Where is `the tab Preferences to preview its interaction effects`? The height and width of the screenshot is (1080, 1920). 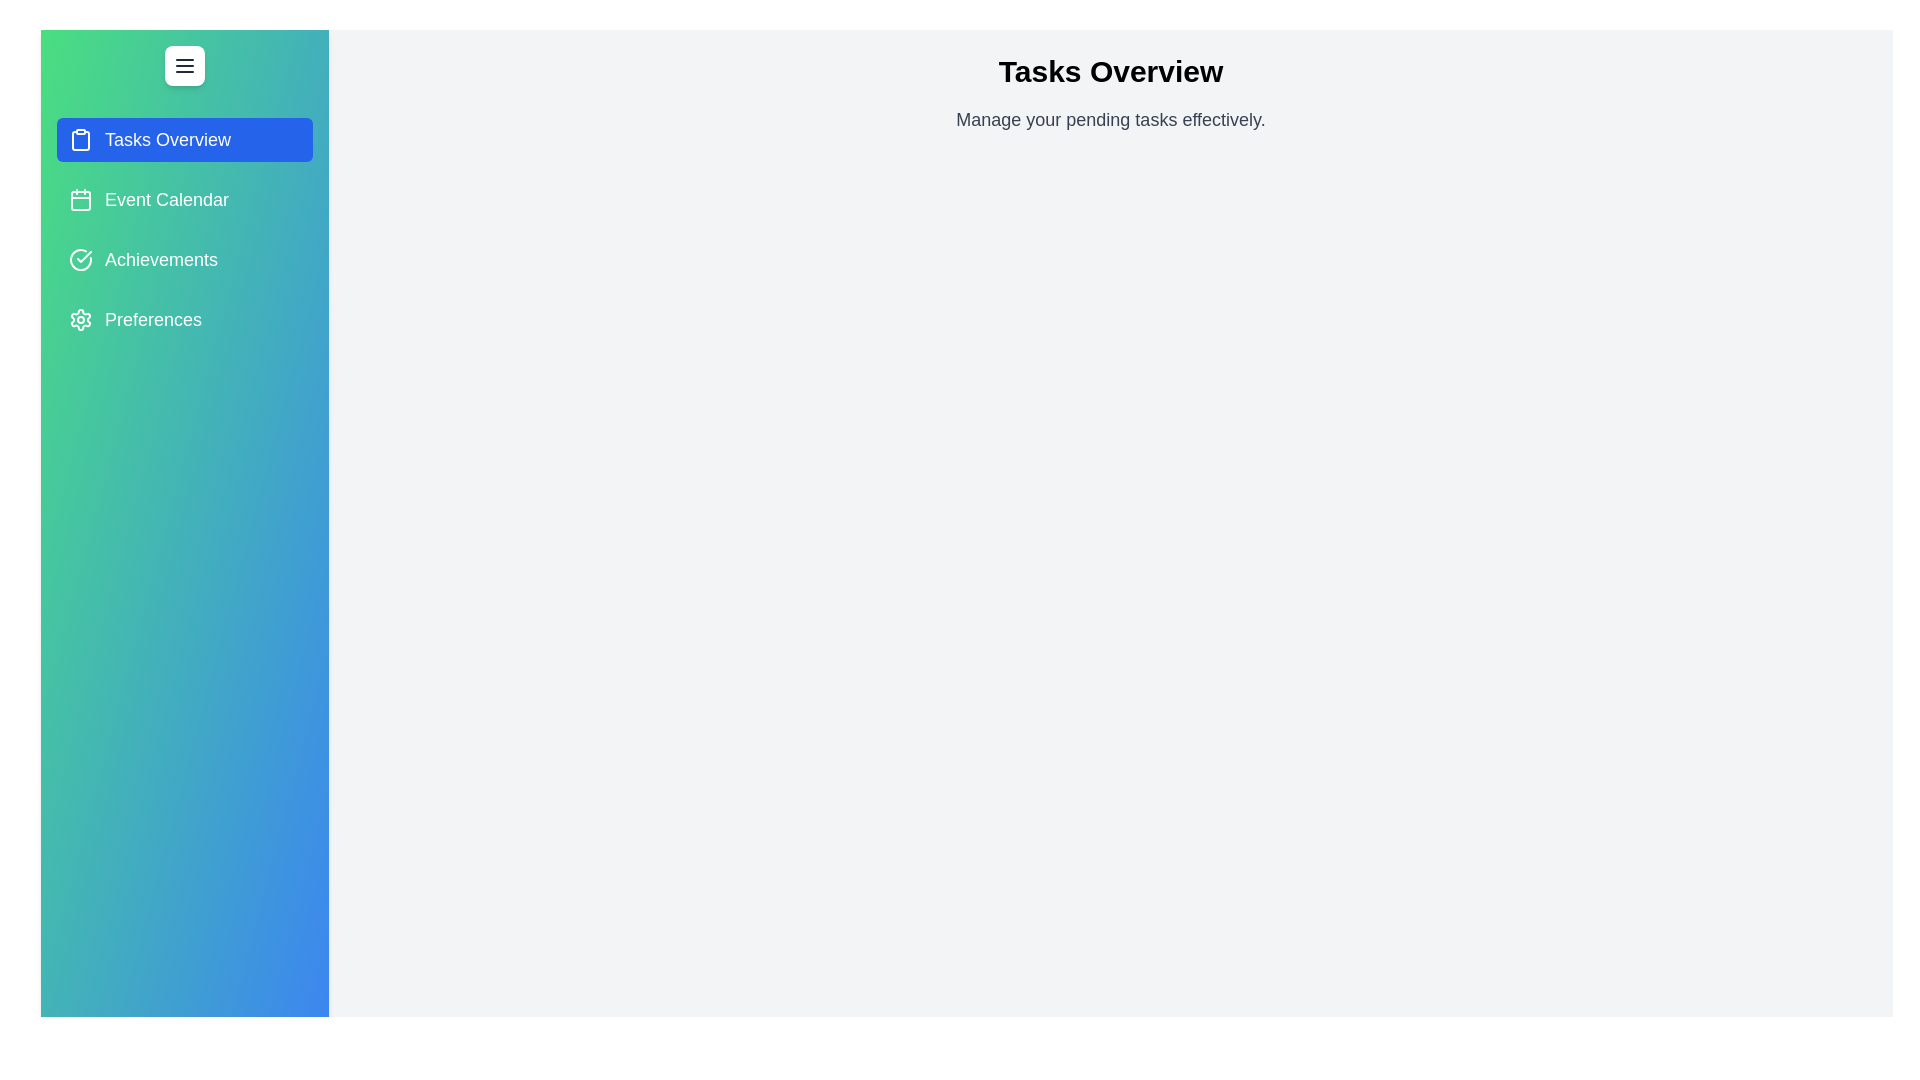 the tab Preferences to preview its interaction effects is located at coordinates (185, 319).